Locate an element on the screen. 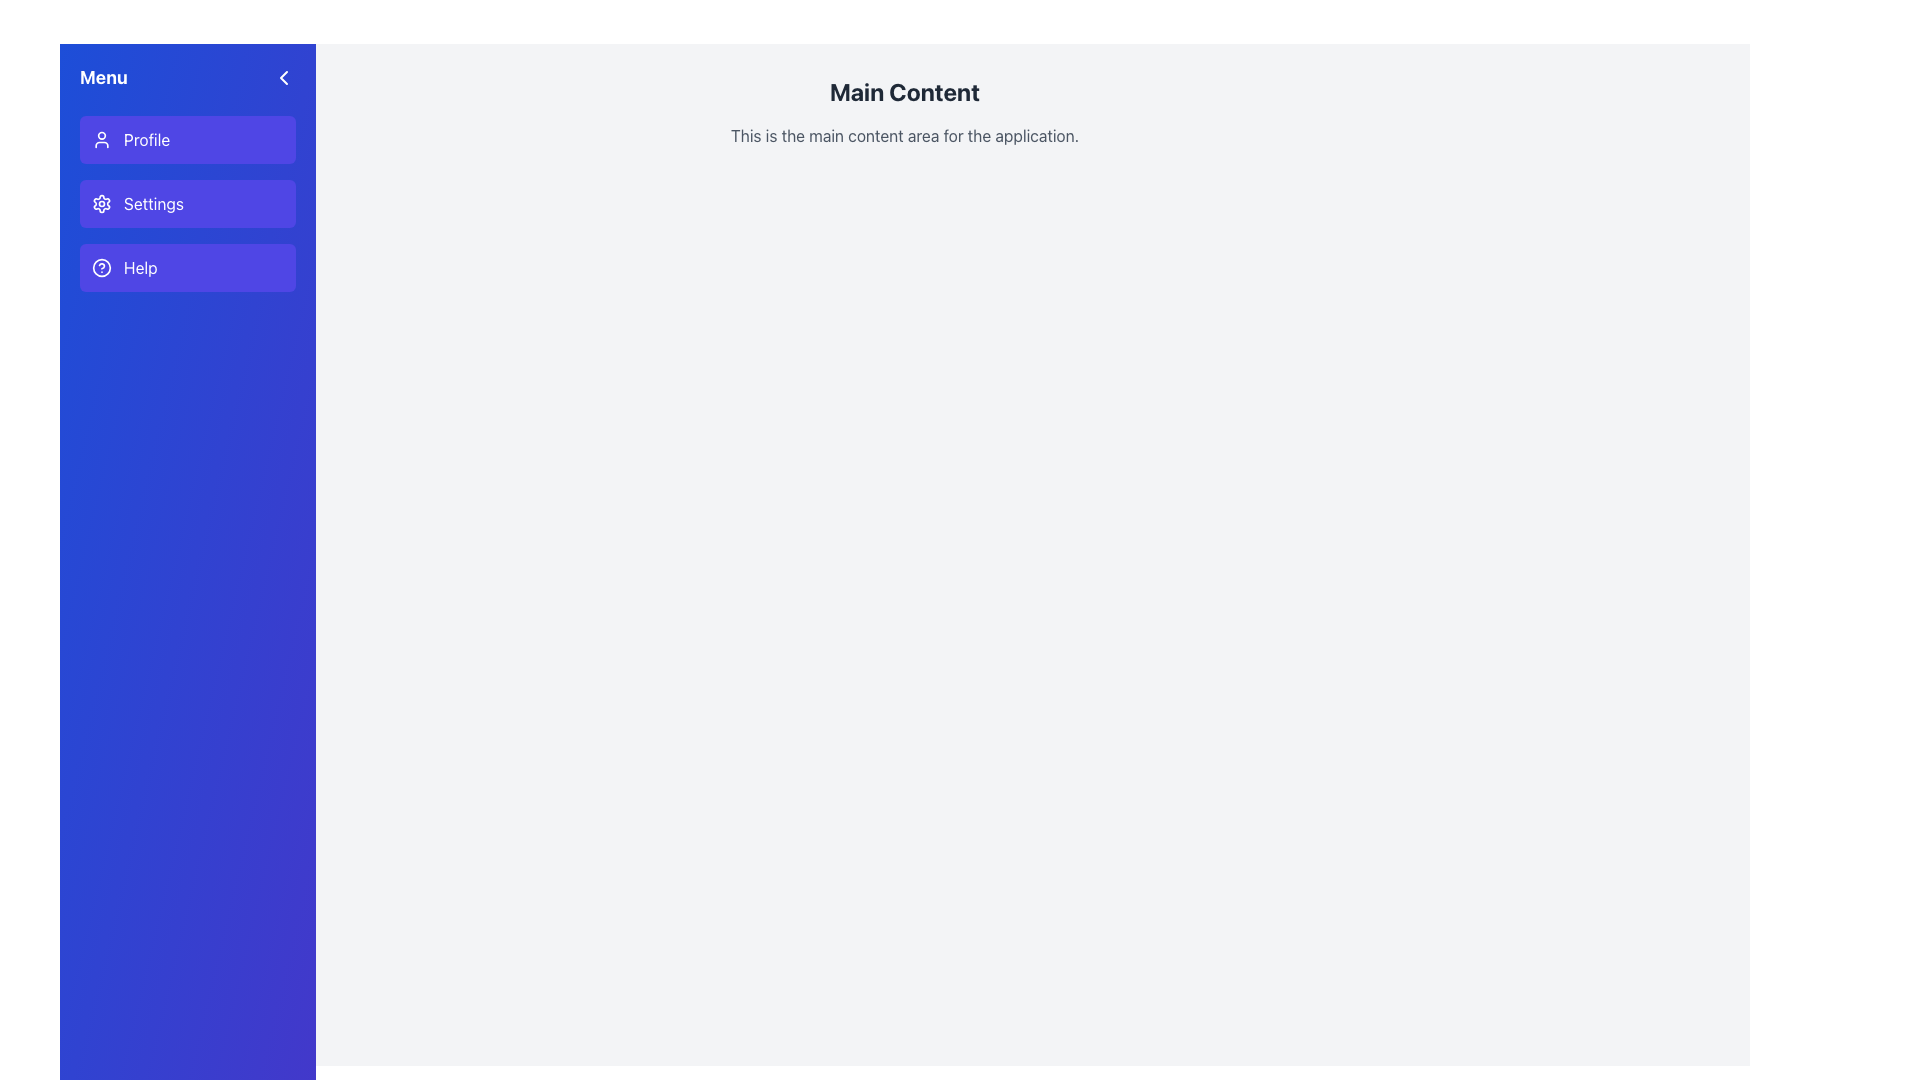 Image resolution: width=1920 pixels, height=1080 pixels. user profile icon located in the sidebar menu, which features a circular head and shoulders design, positioned to the left of the 'Profile' text label is located at coordinates (100, 138).